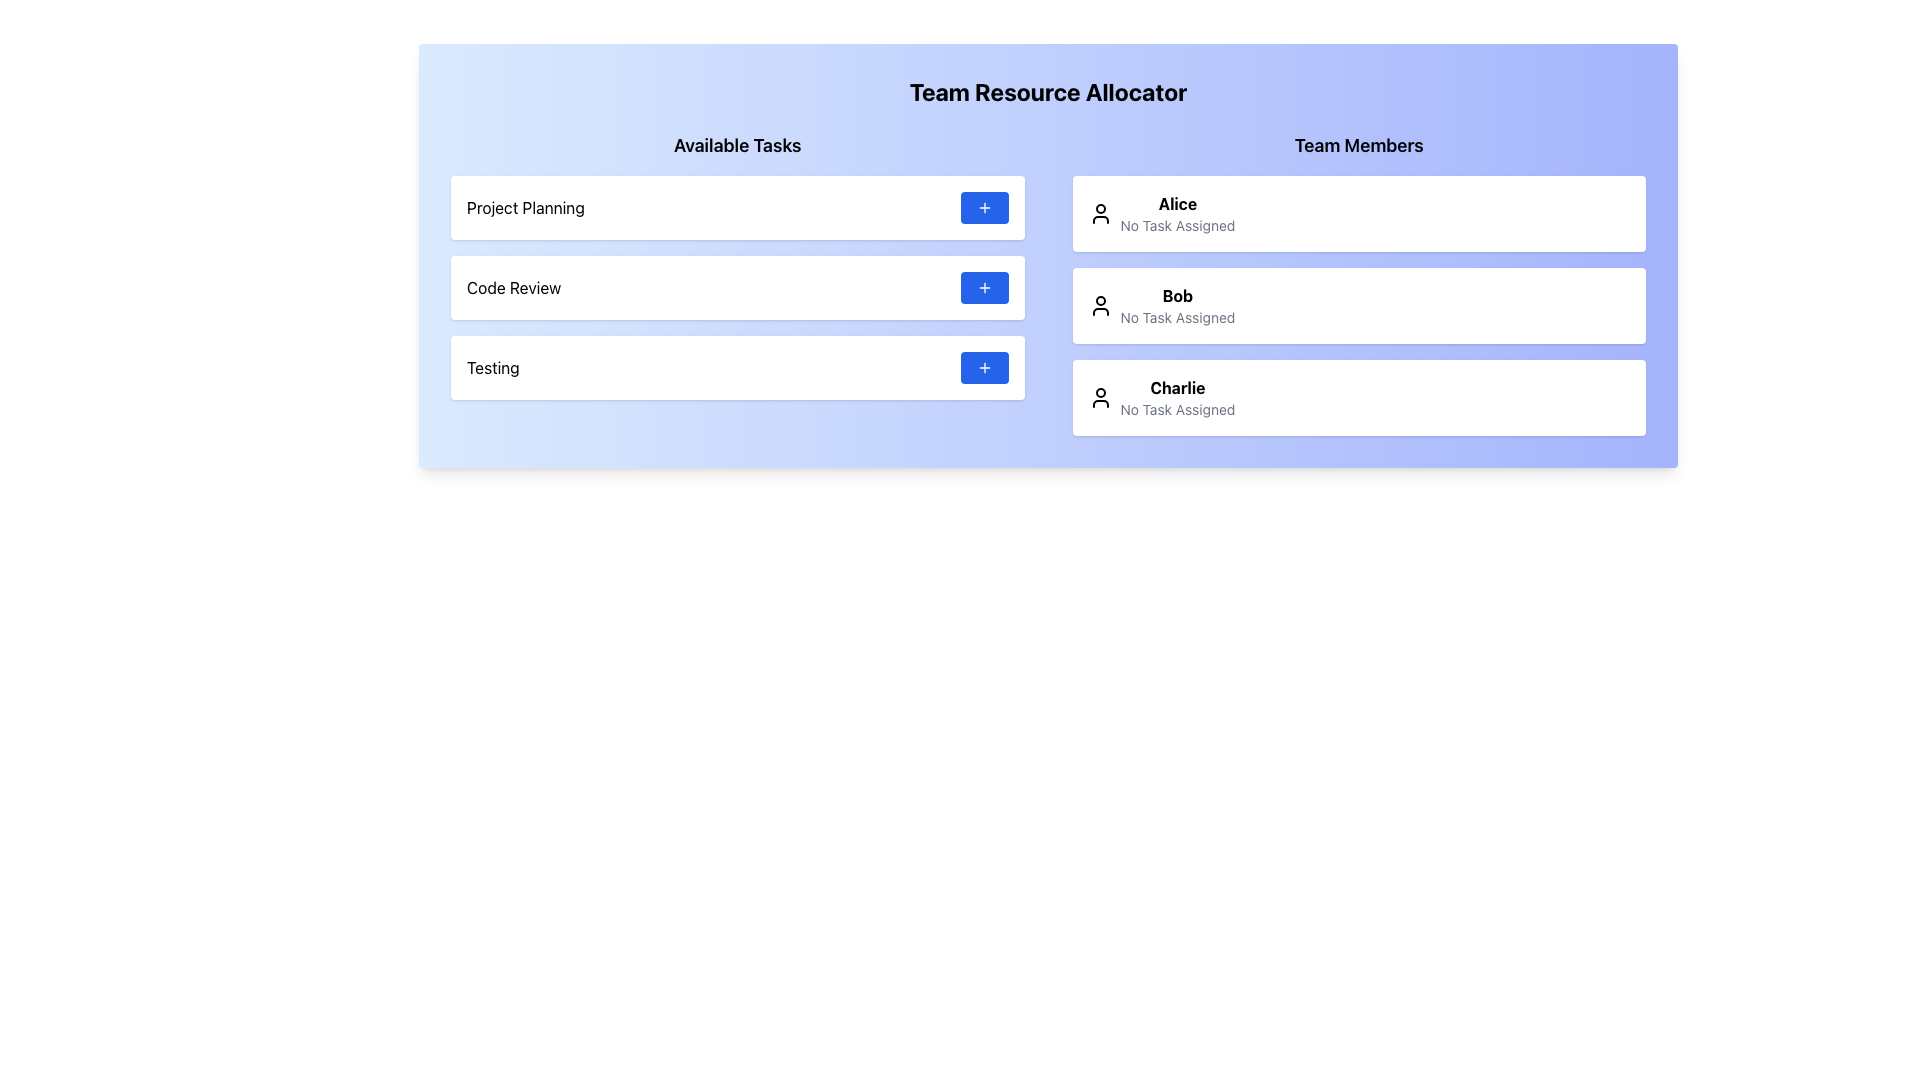 The height and width of the screenshot is (1080, 1920). What do you see at coordinates (984, 208) in the screenshot?
I see `the blue rectangular button with rounded corners containing a white plus icon, located to the right of the 'Project Planning' text in the 'Available Tasks' section` at bounding box center [984, 208].